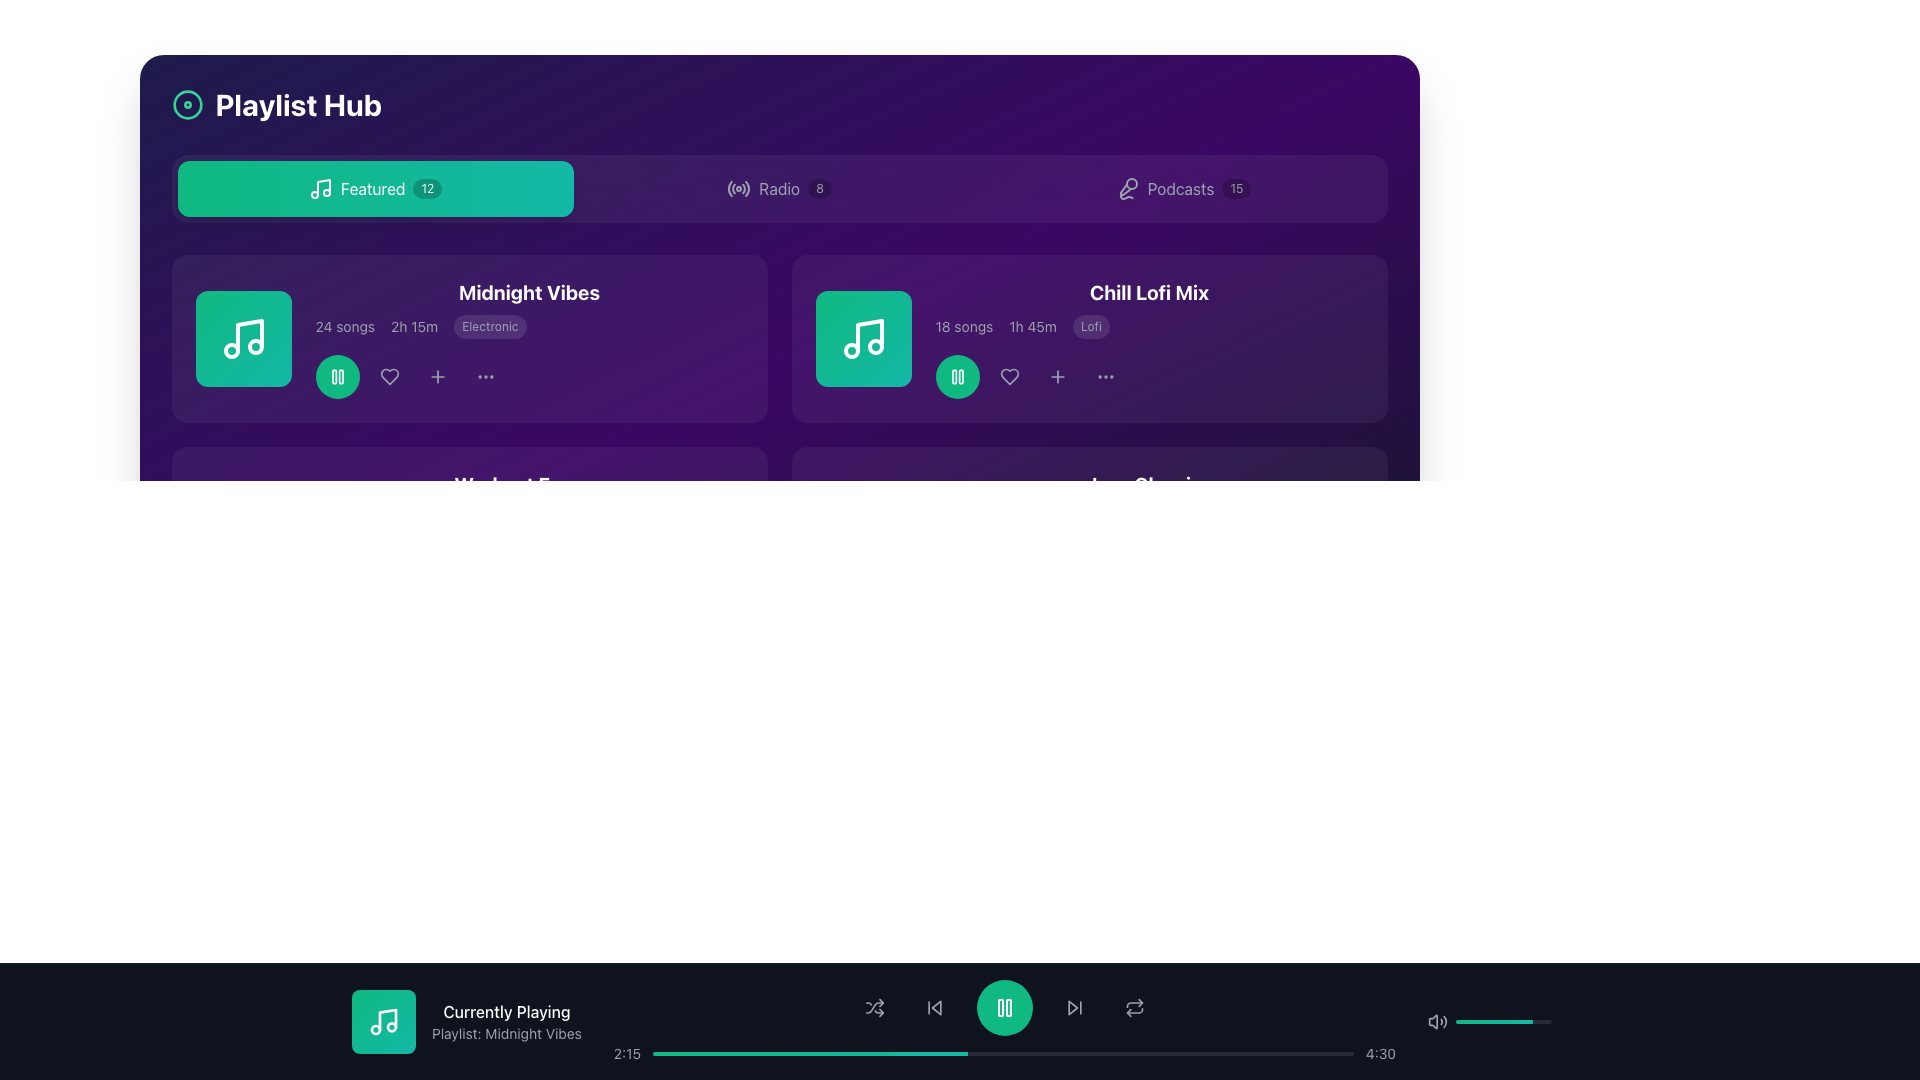 This screenshot has height=1080, width=1920. What do you see at coordinates (1516, 1022) in the screenshot?
I see `the slider` at bounding box center [1516, 1022].